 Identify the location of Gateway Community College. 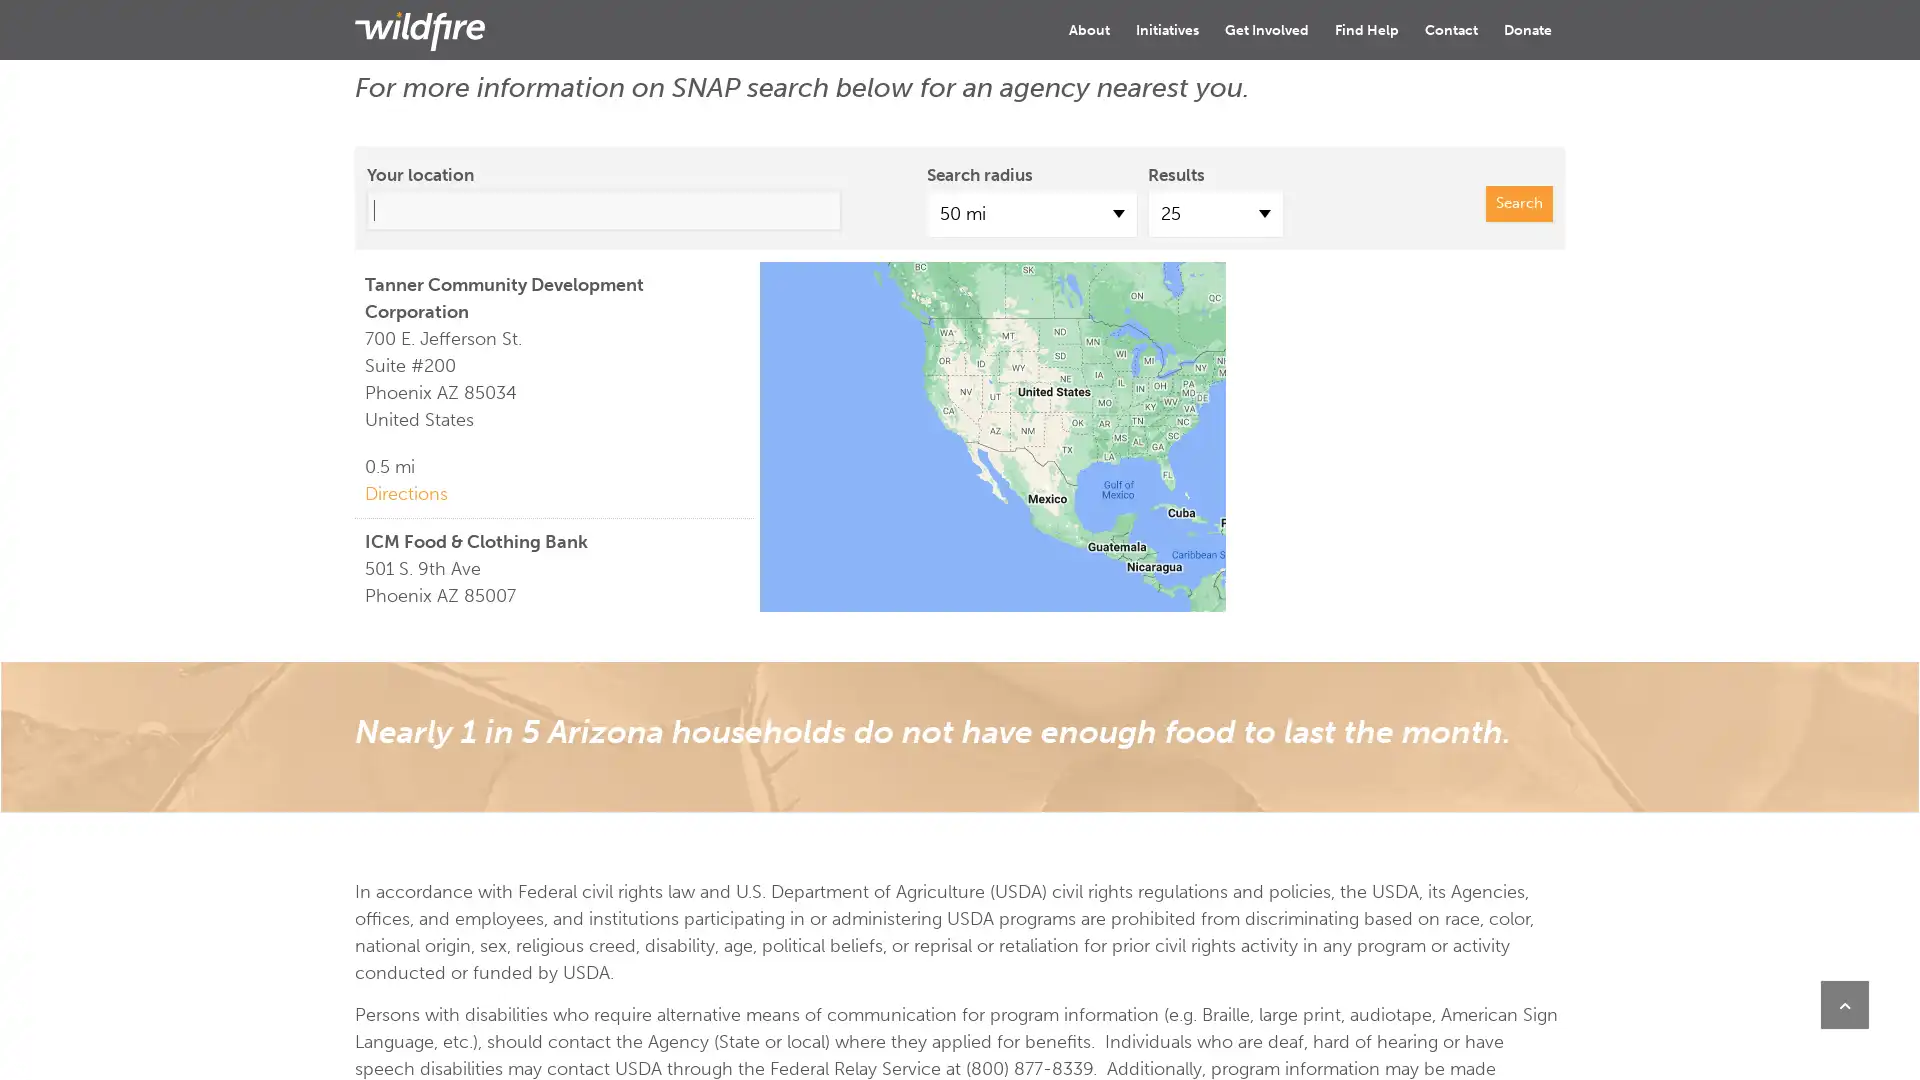
(1166, 433).